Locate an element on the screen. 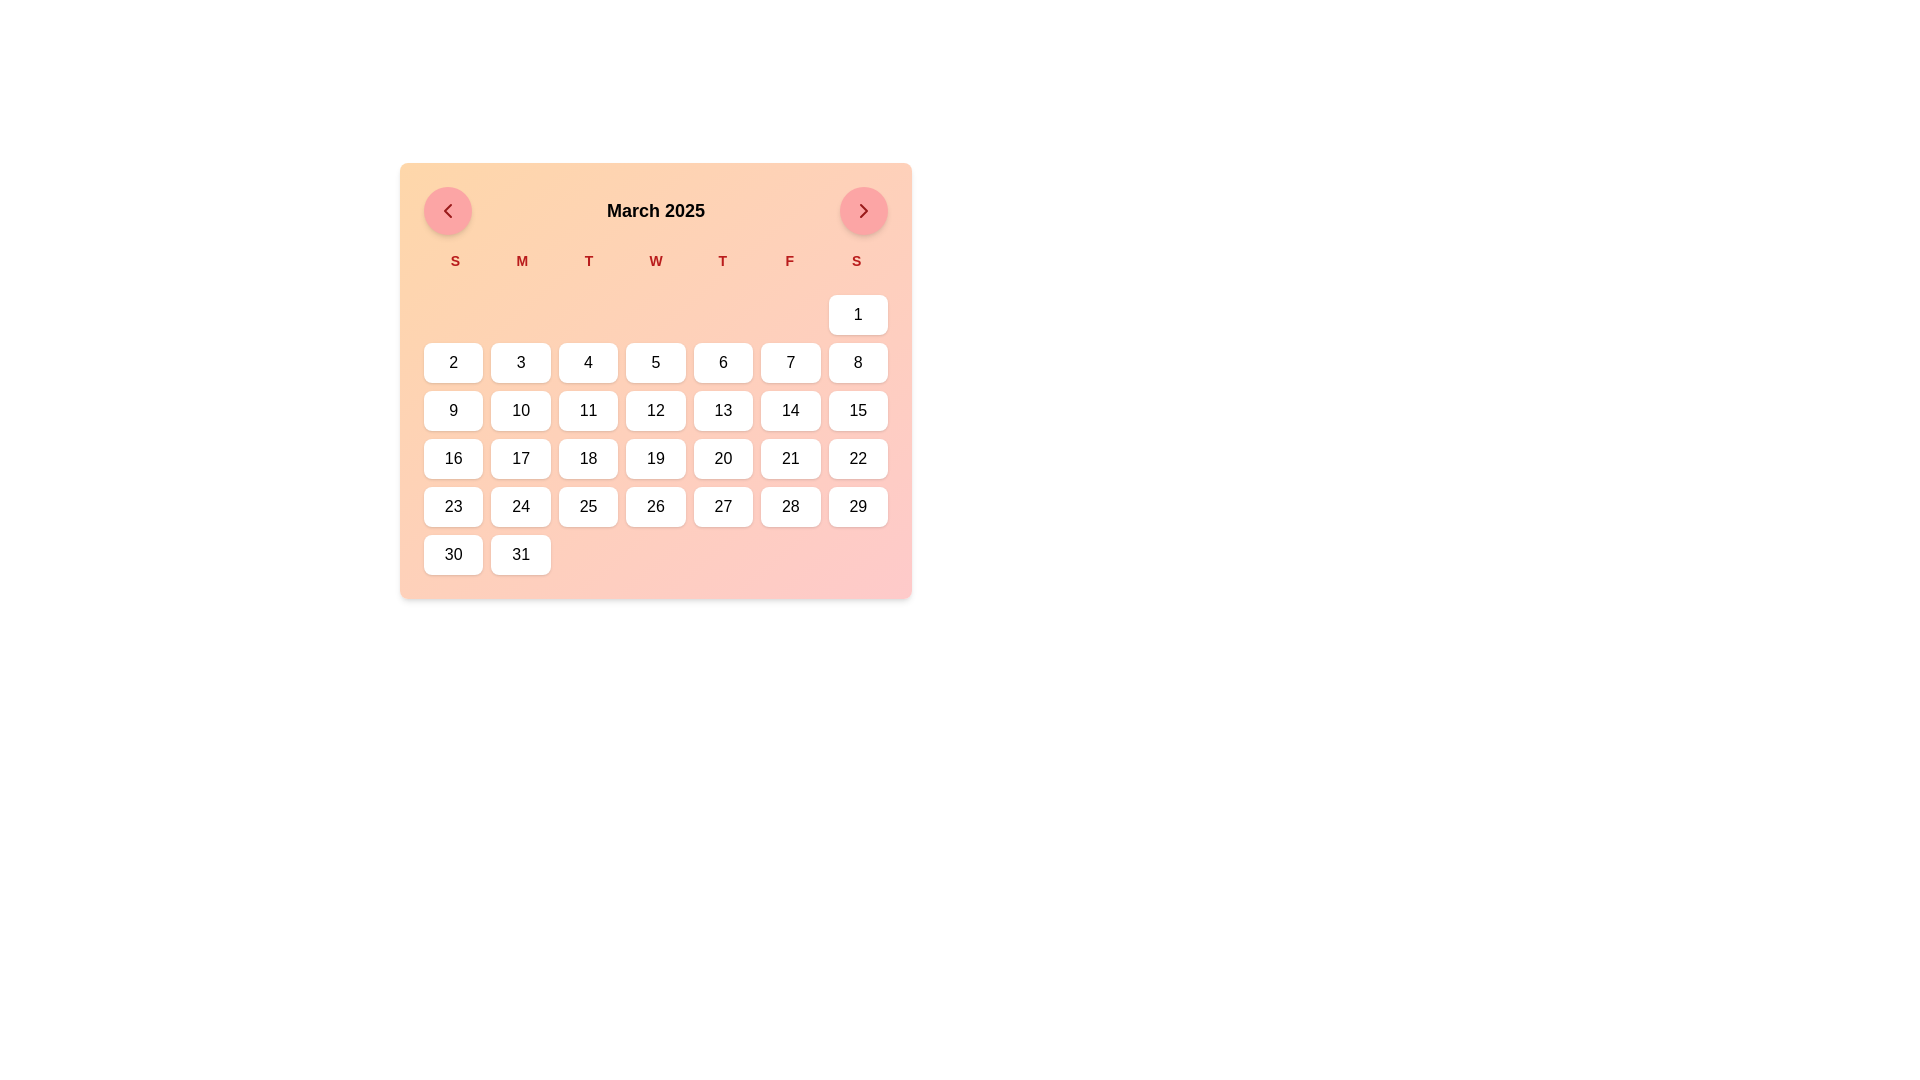 The width and height of the screenshot is (1920, 1080). the white rectangular button with rounded corners labeled '5' is located at coordinates (656, 362).